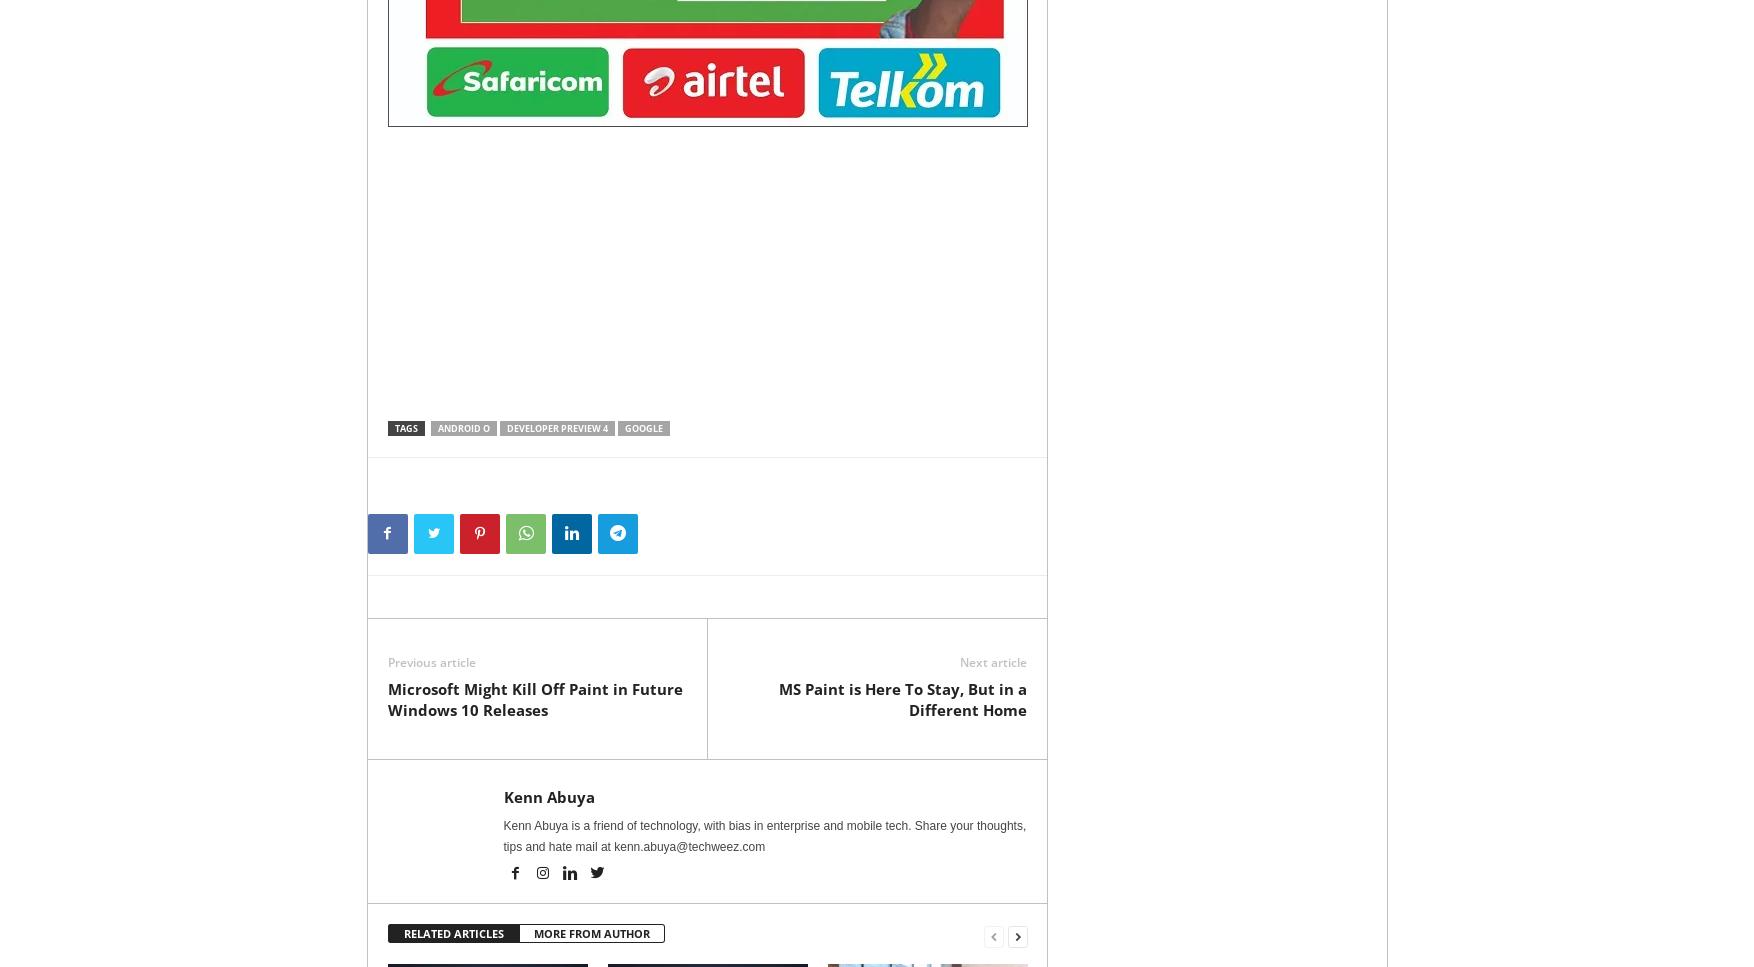 The width and height of the screenshot is (1754, 967). Describe the element at coordinates (430, 661) in the screenshot. I see `'Previous article'` at that location.